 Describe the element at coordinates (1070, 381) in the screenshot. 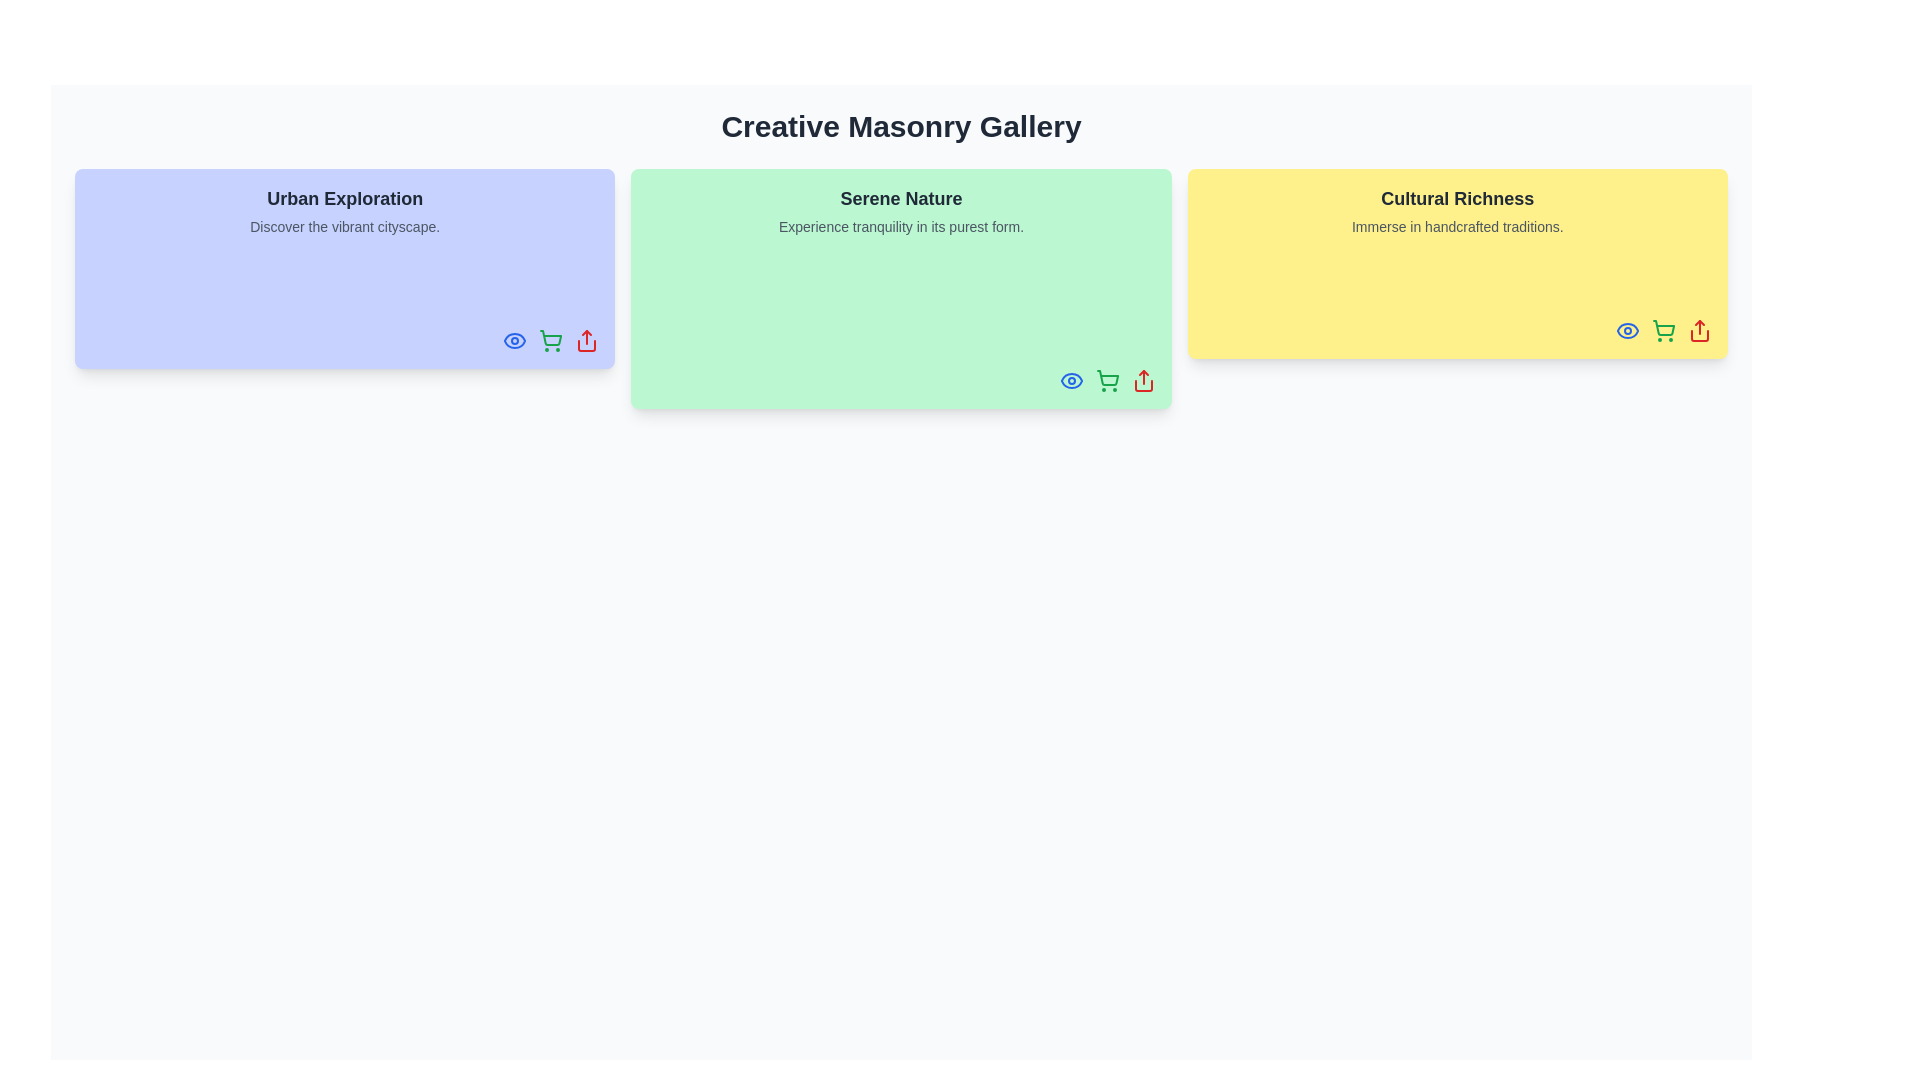

I see `the blue eye-shaped icon button located at the bottom-left corner of the green card labeled 'Serene Nature'` at that location.